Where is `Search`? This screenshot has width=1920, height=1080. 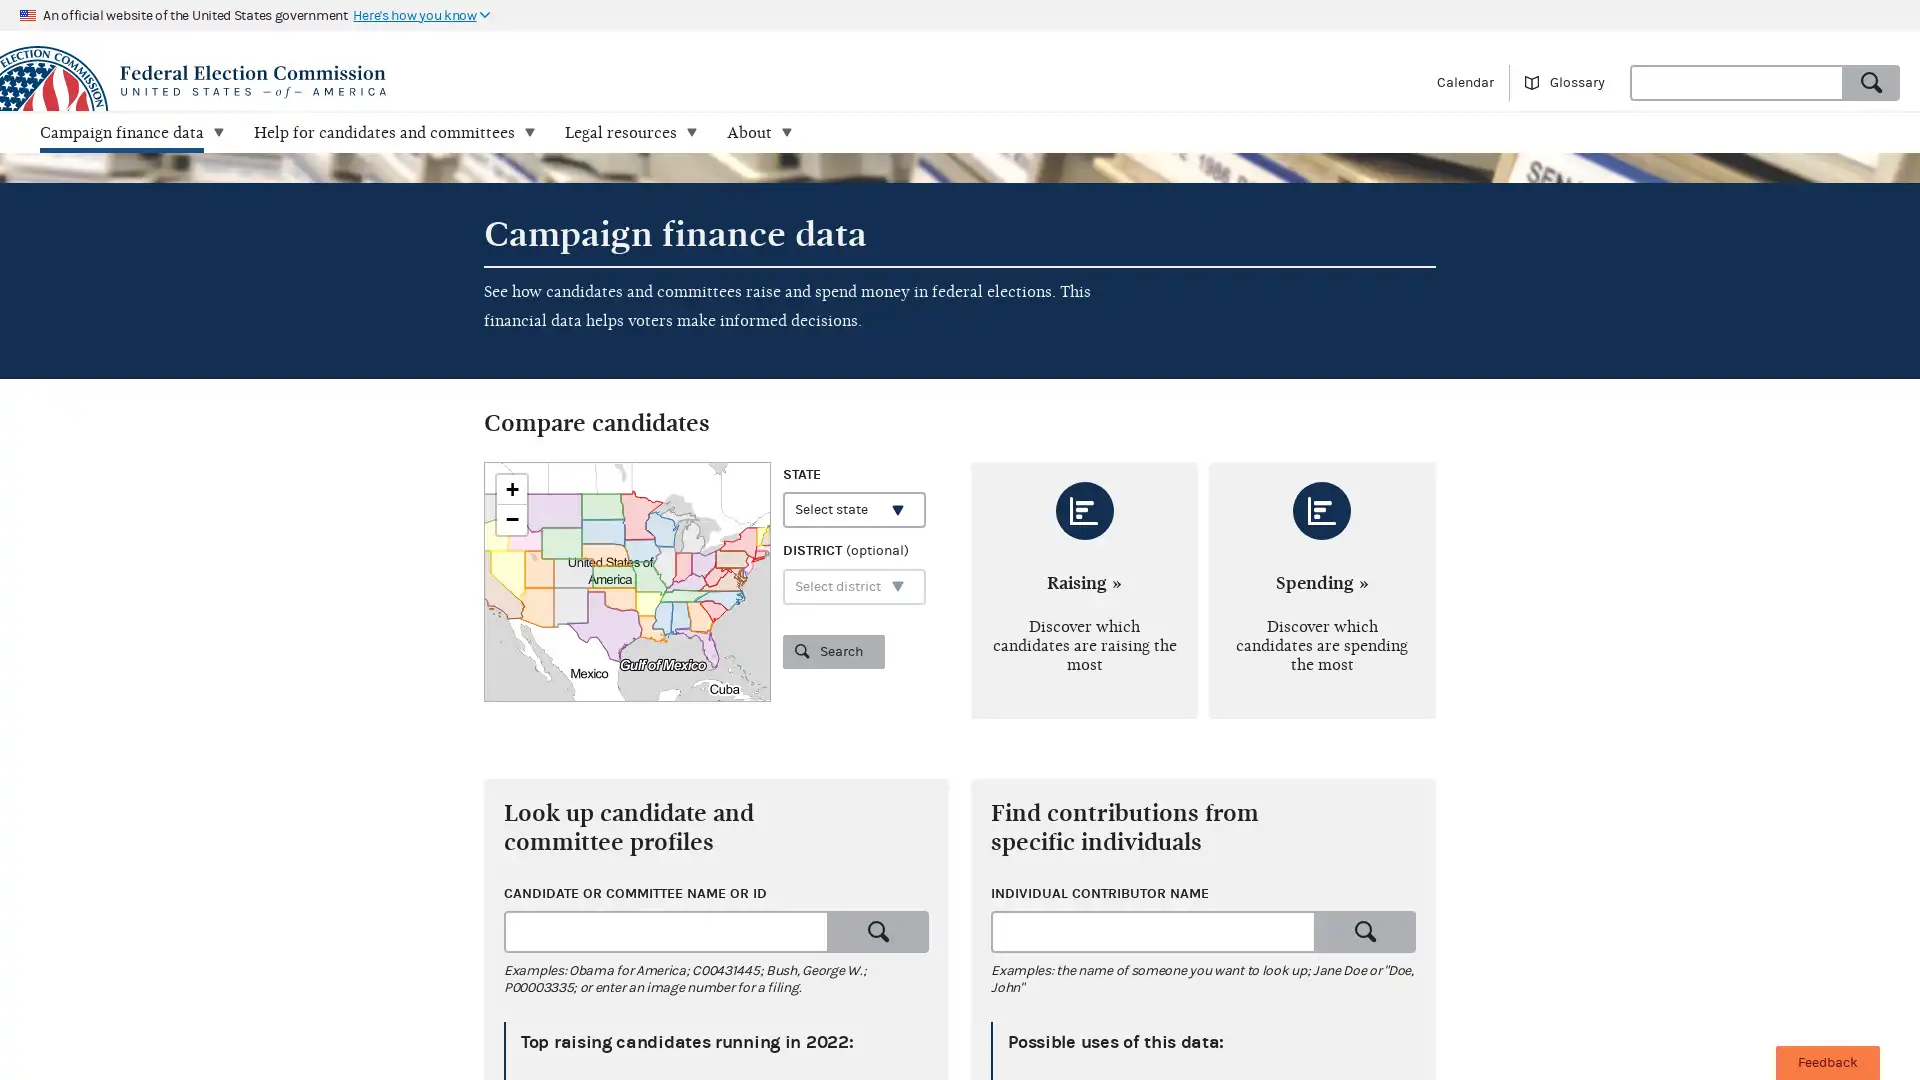
Search is located at coordinates (1871, 80).